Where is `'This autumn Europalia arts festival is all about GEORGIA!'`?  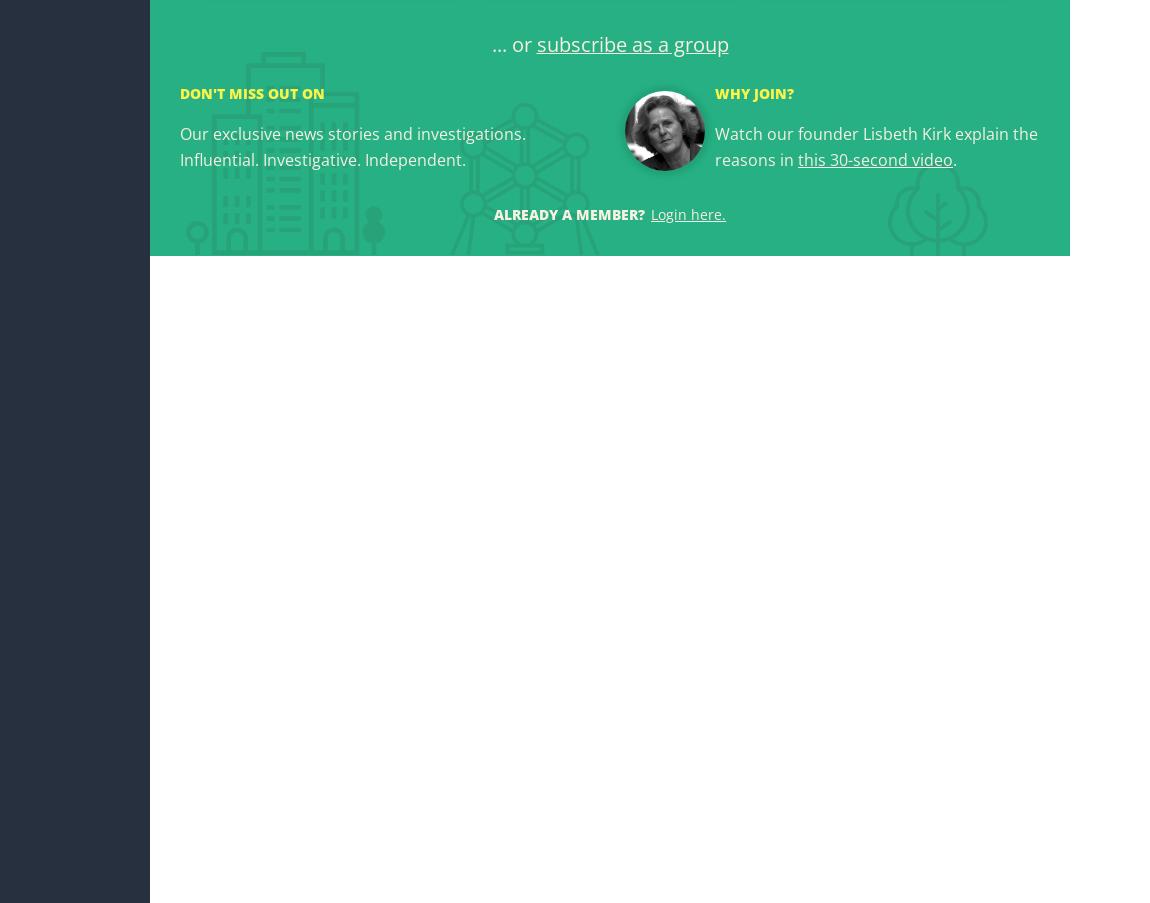 'This autumn Europalia arts festival is all about GEORGIA!' is located at coordinates (930, 822).